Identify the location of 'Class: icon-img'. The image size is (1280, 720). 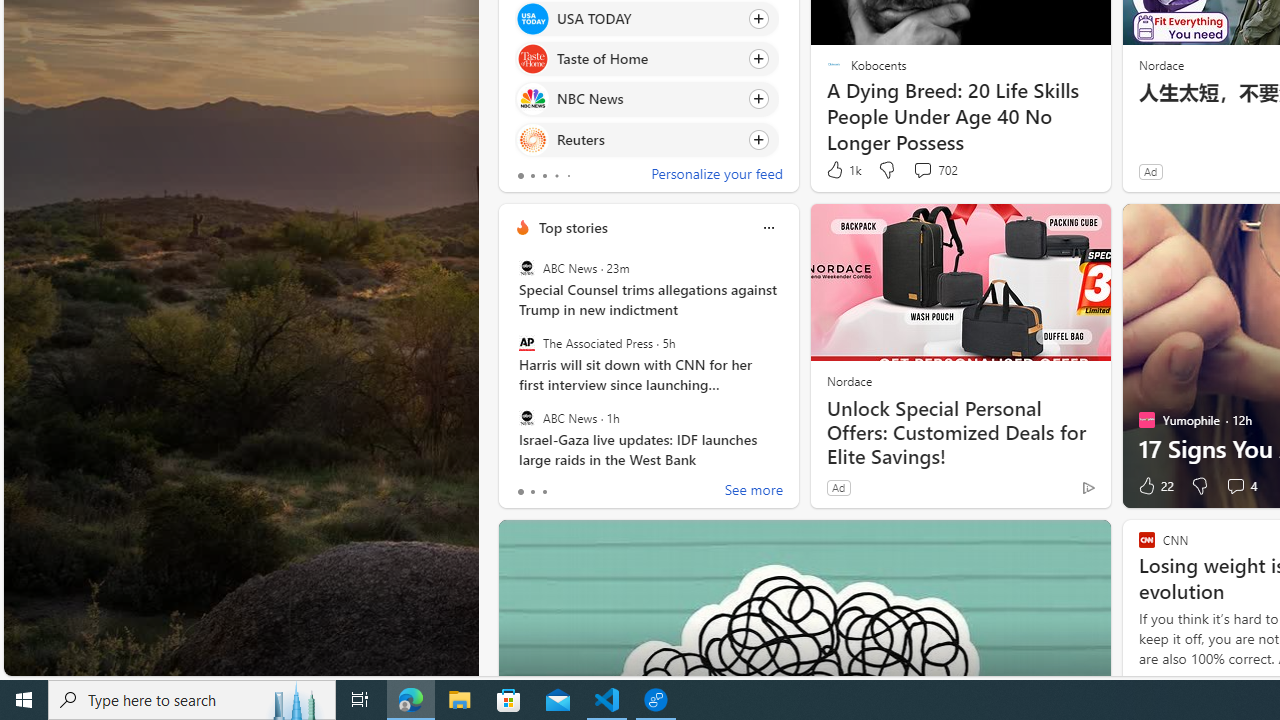
(767, 227).